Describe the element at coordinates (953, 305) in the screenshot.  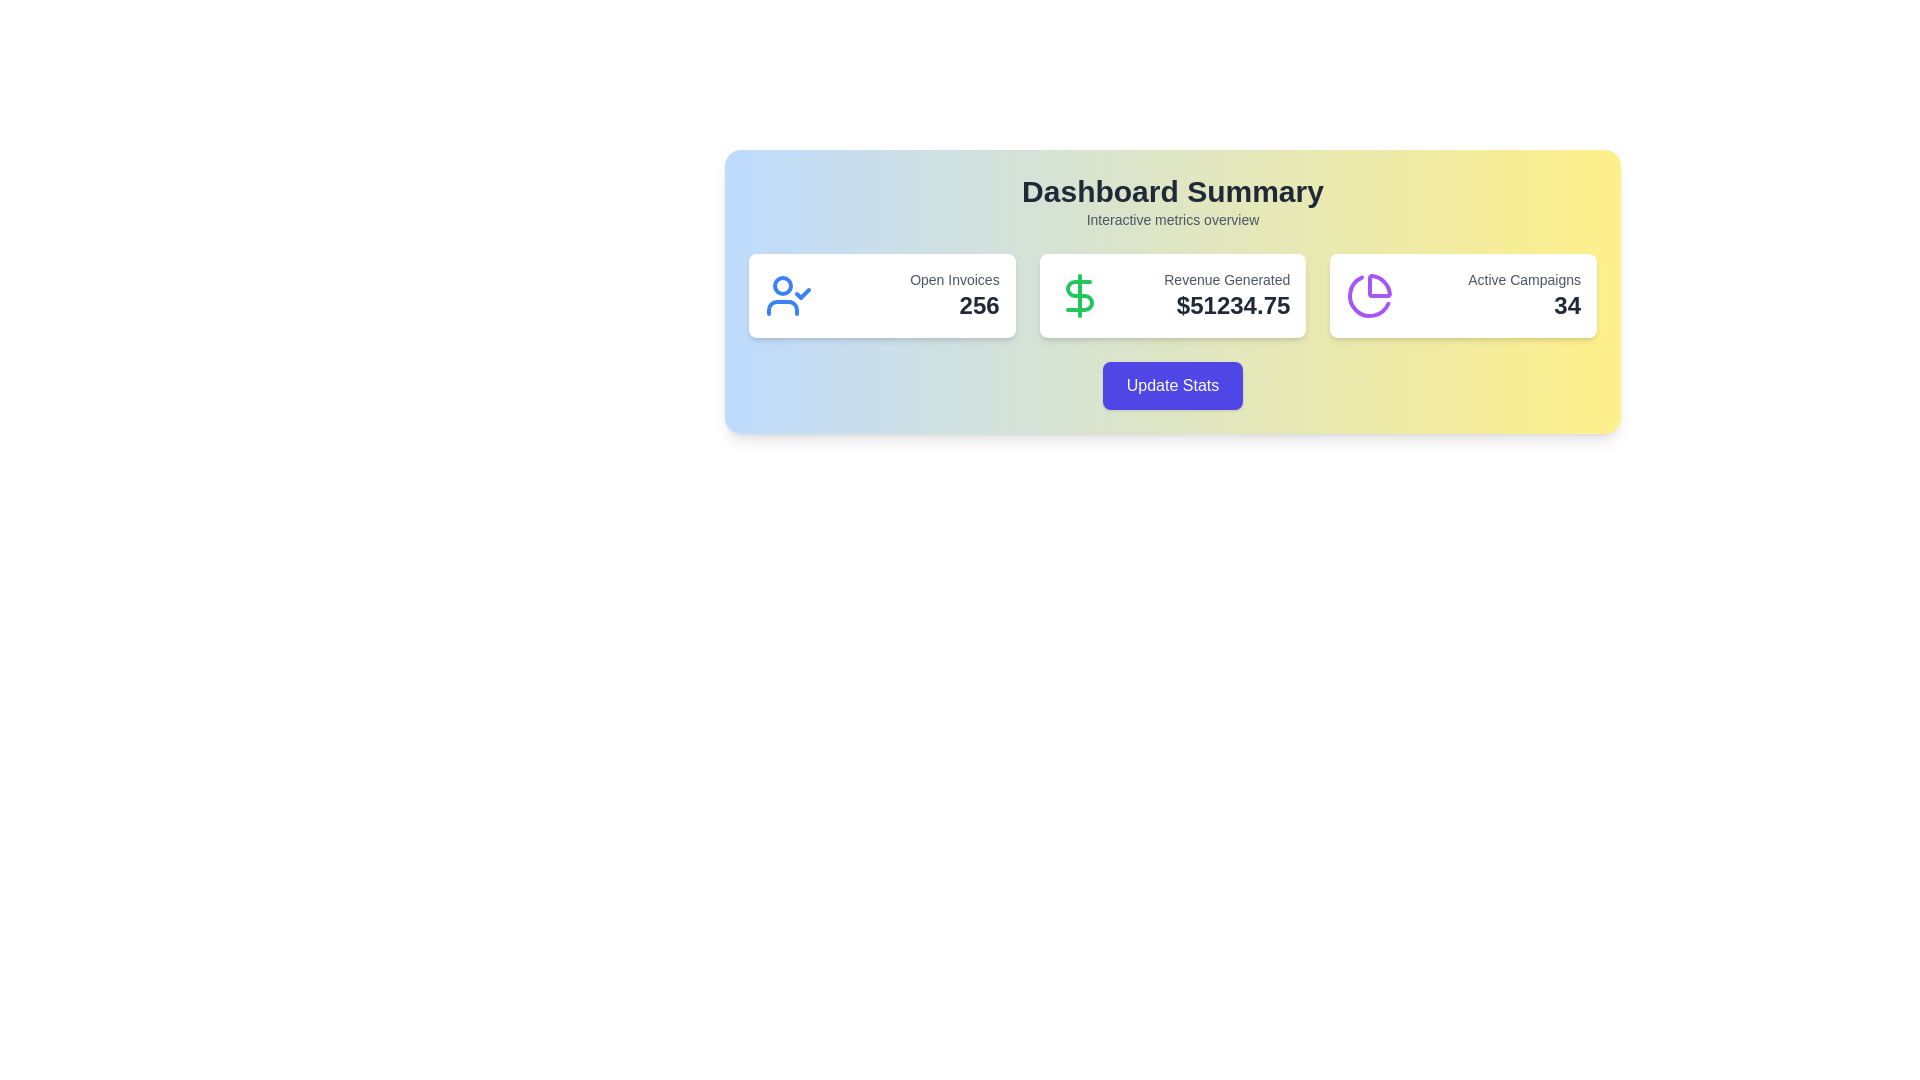
I see `the bold number '256' displayed in large dark gray text, located in the top-left card beneath 'Open Invoices'` at that location.